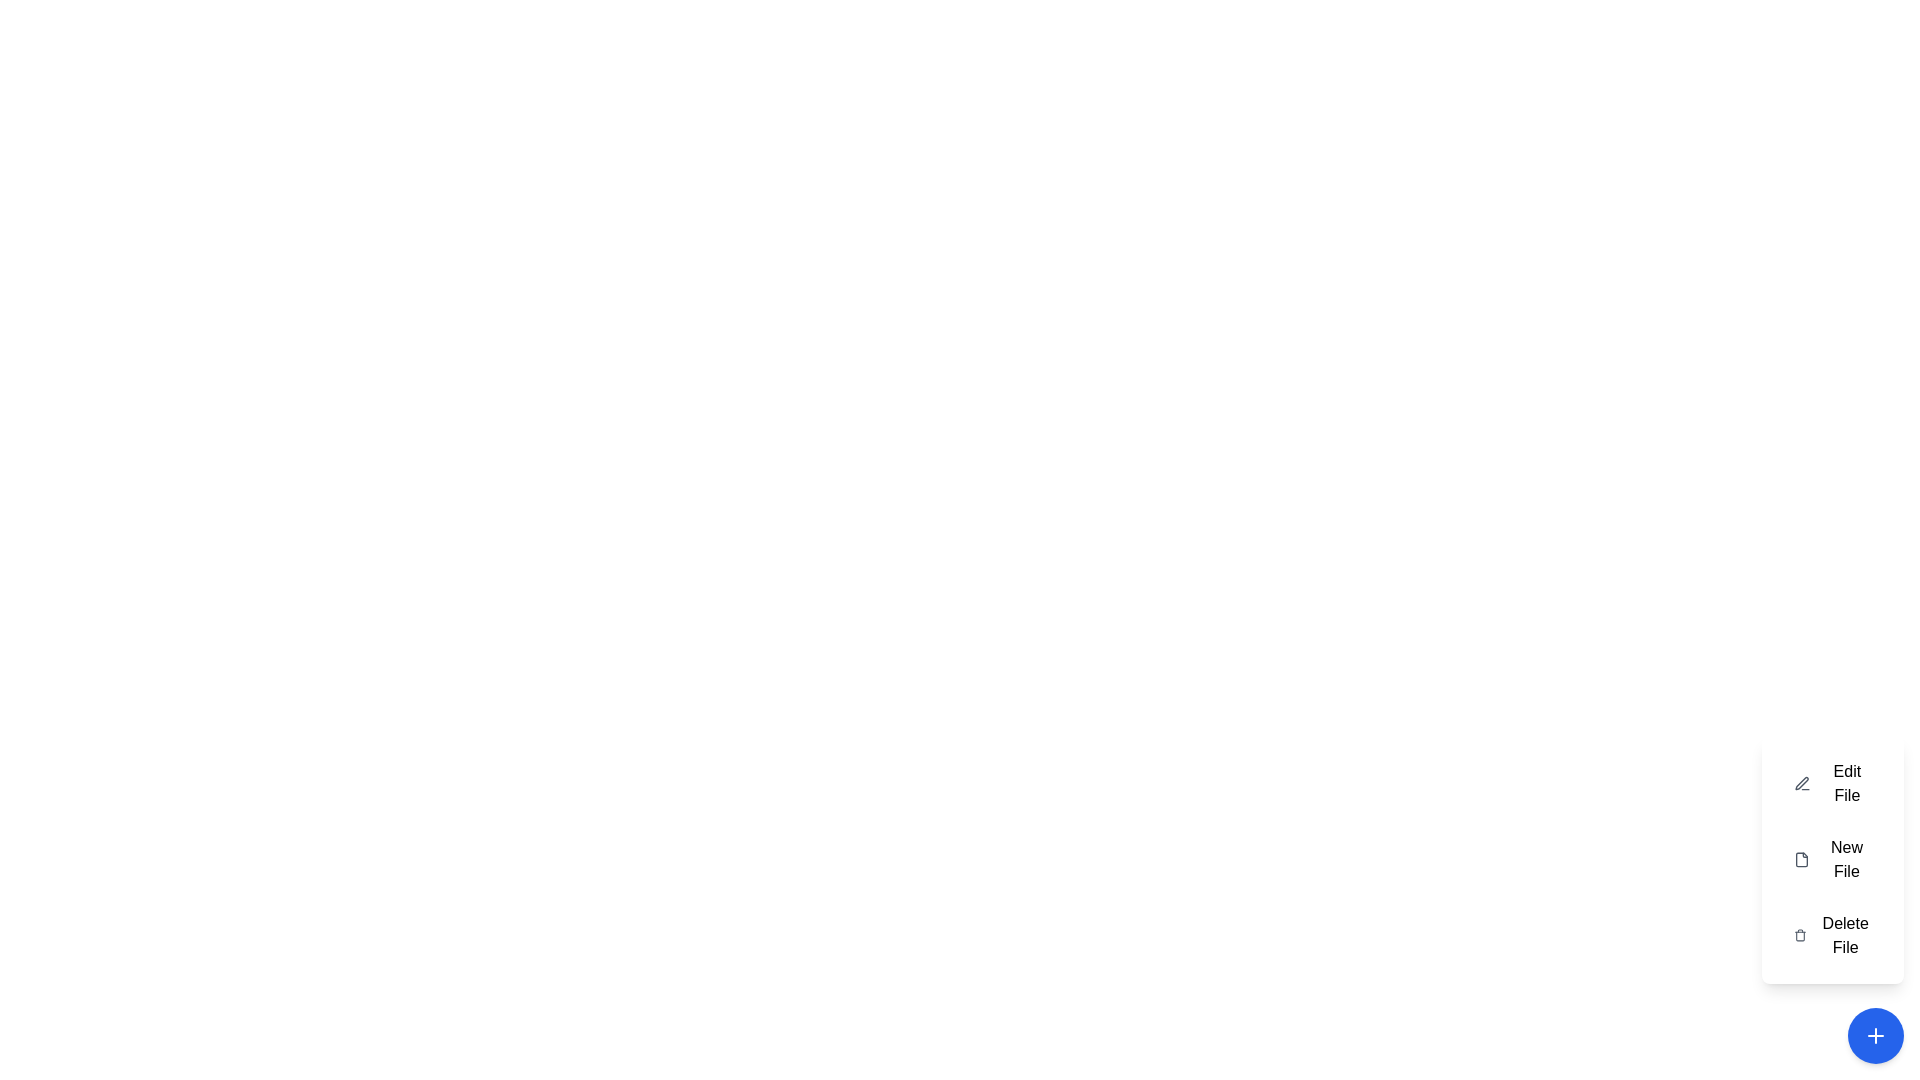  I want to click on the delete button located at the bottom-right corner of the interface, which is the third item in a vertical list of options, so click(1832, 936).